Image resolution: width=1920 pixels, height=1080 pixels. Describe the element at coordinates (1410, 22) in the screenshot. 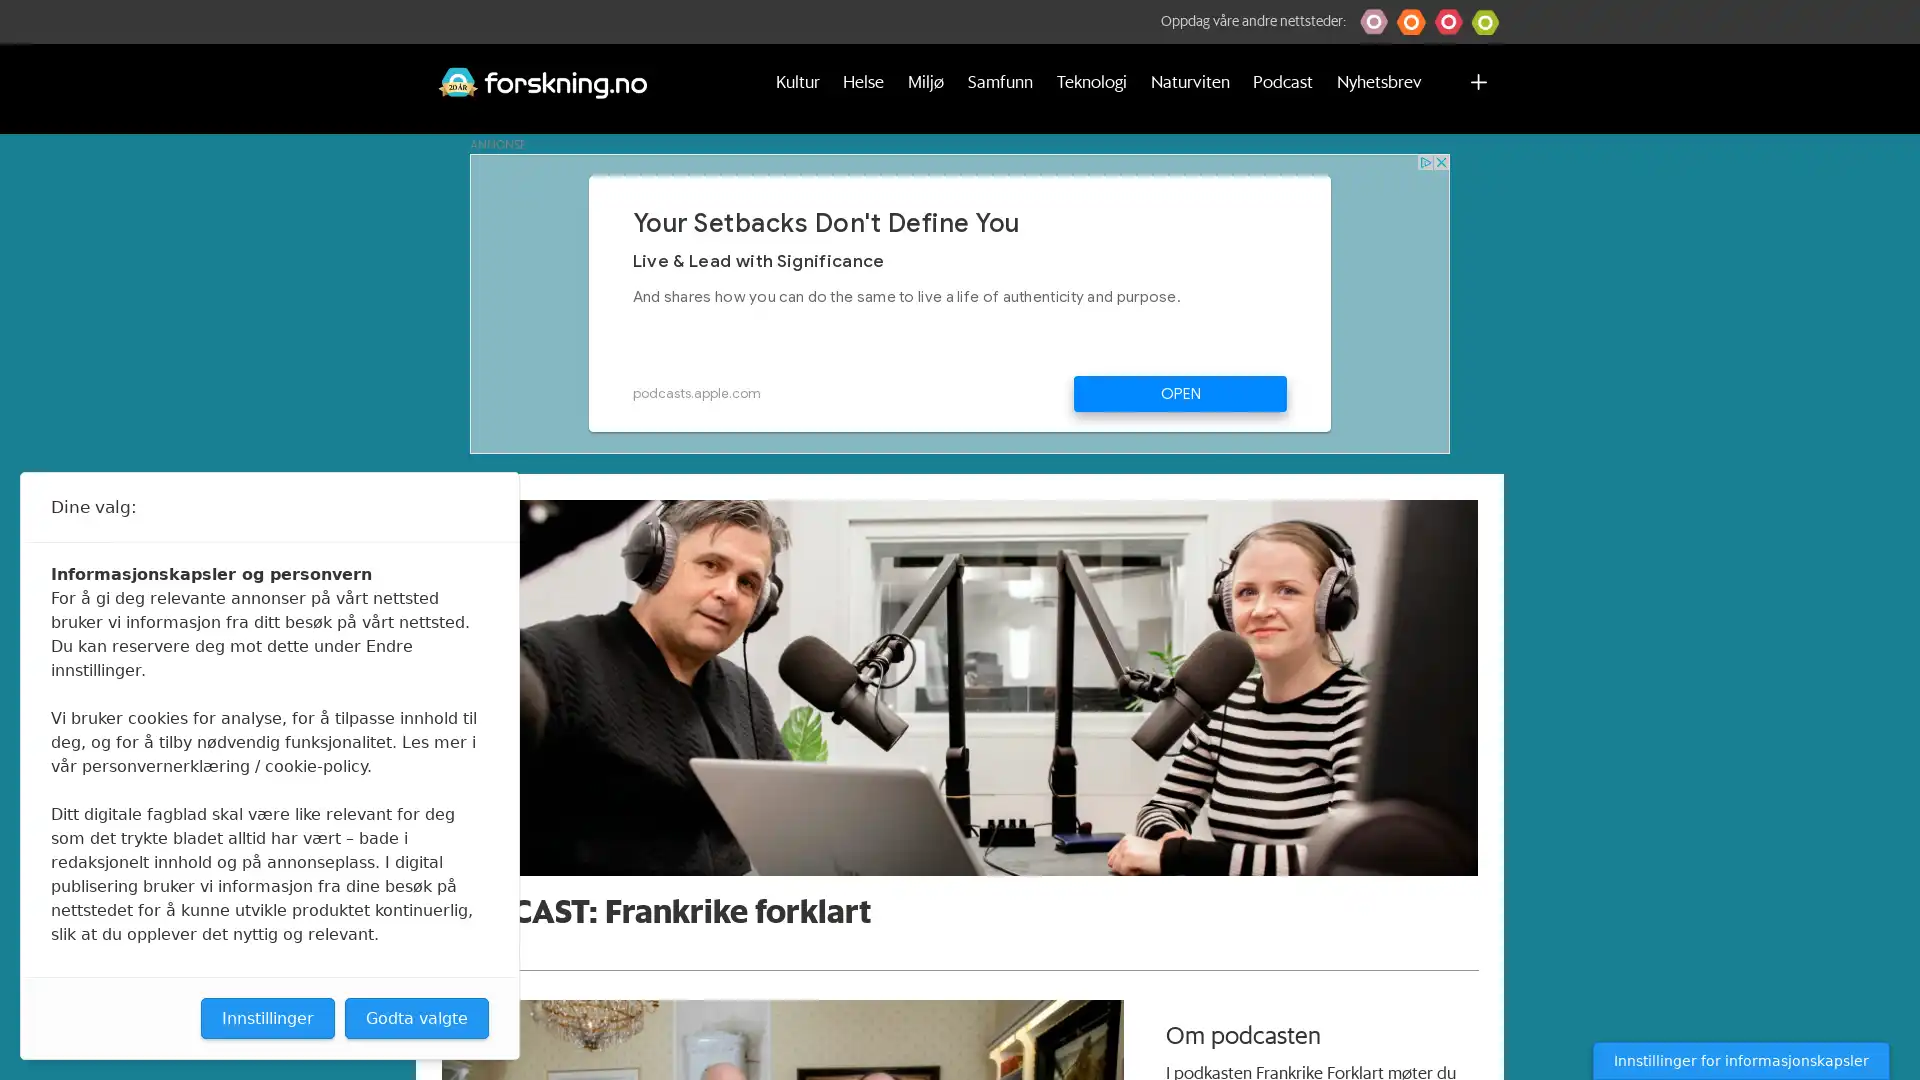

I see `logo for ung.forskning.no` at that location.